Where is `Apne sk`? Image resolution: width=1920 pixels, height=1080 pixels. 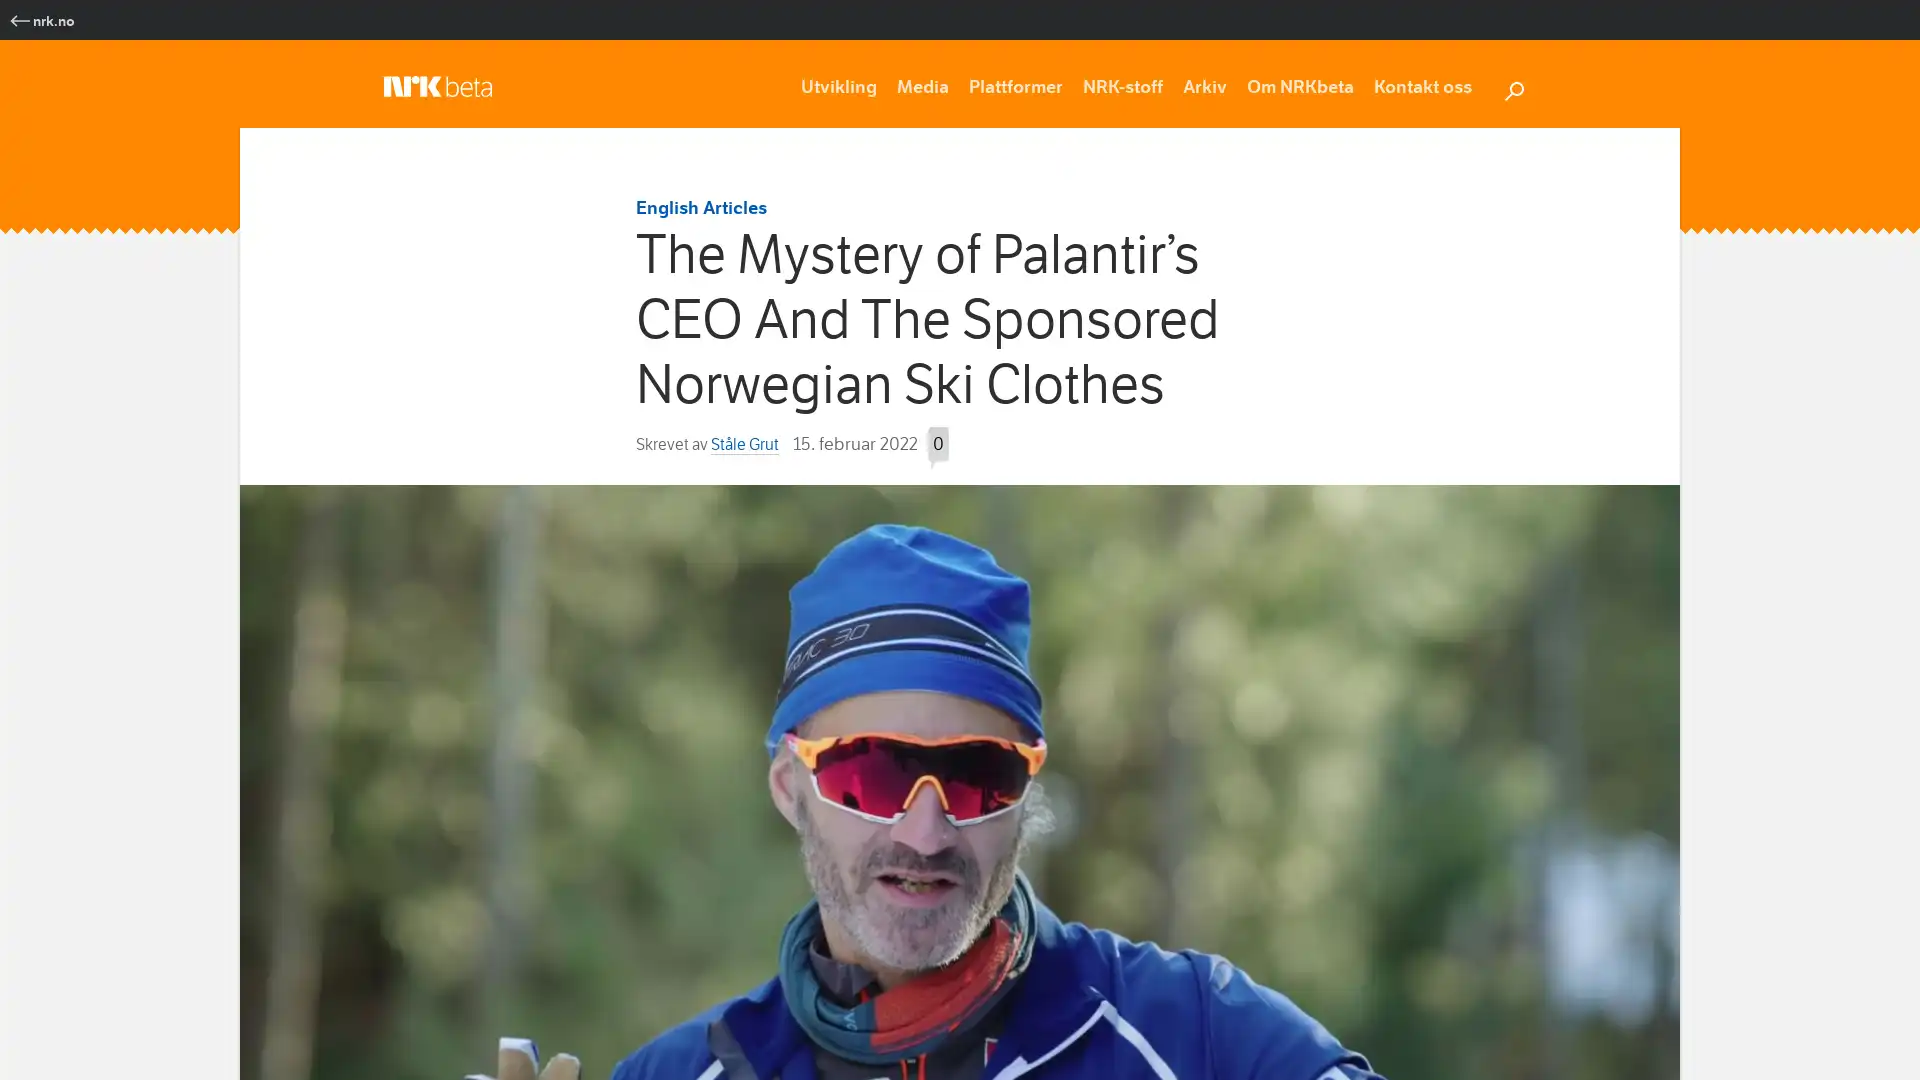 Apne sk is located at coordinates (1513, 87).